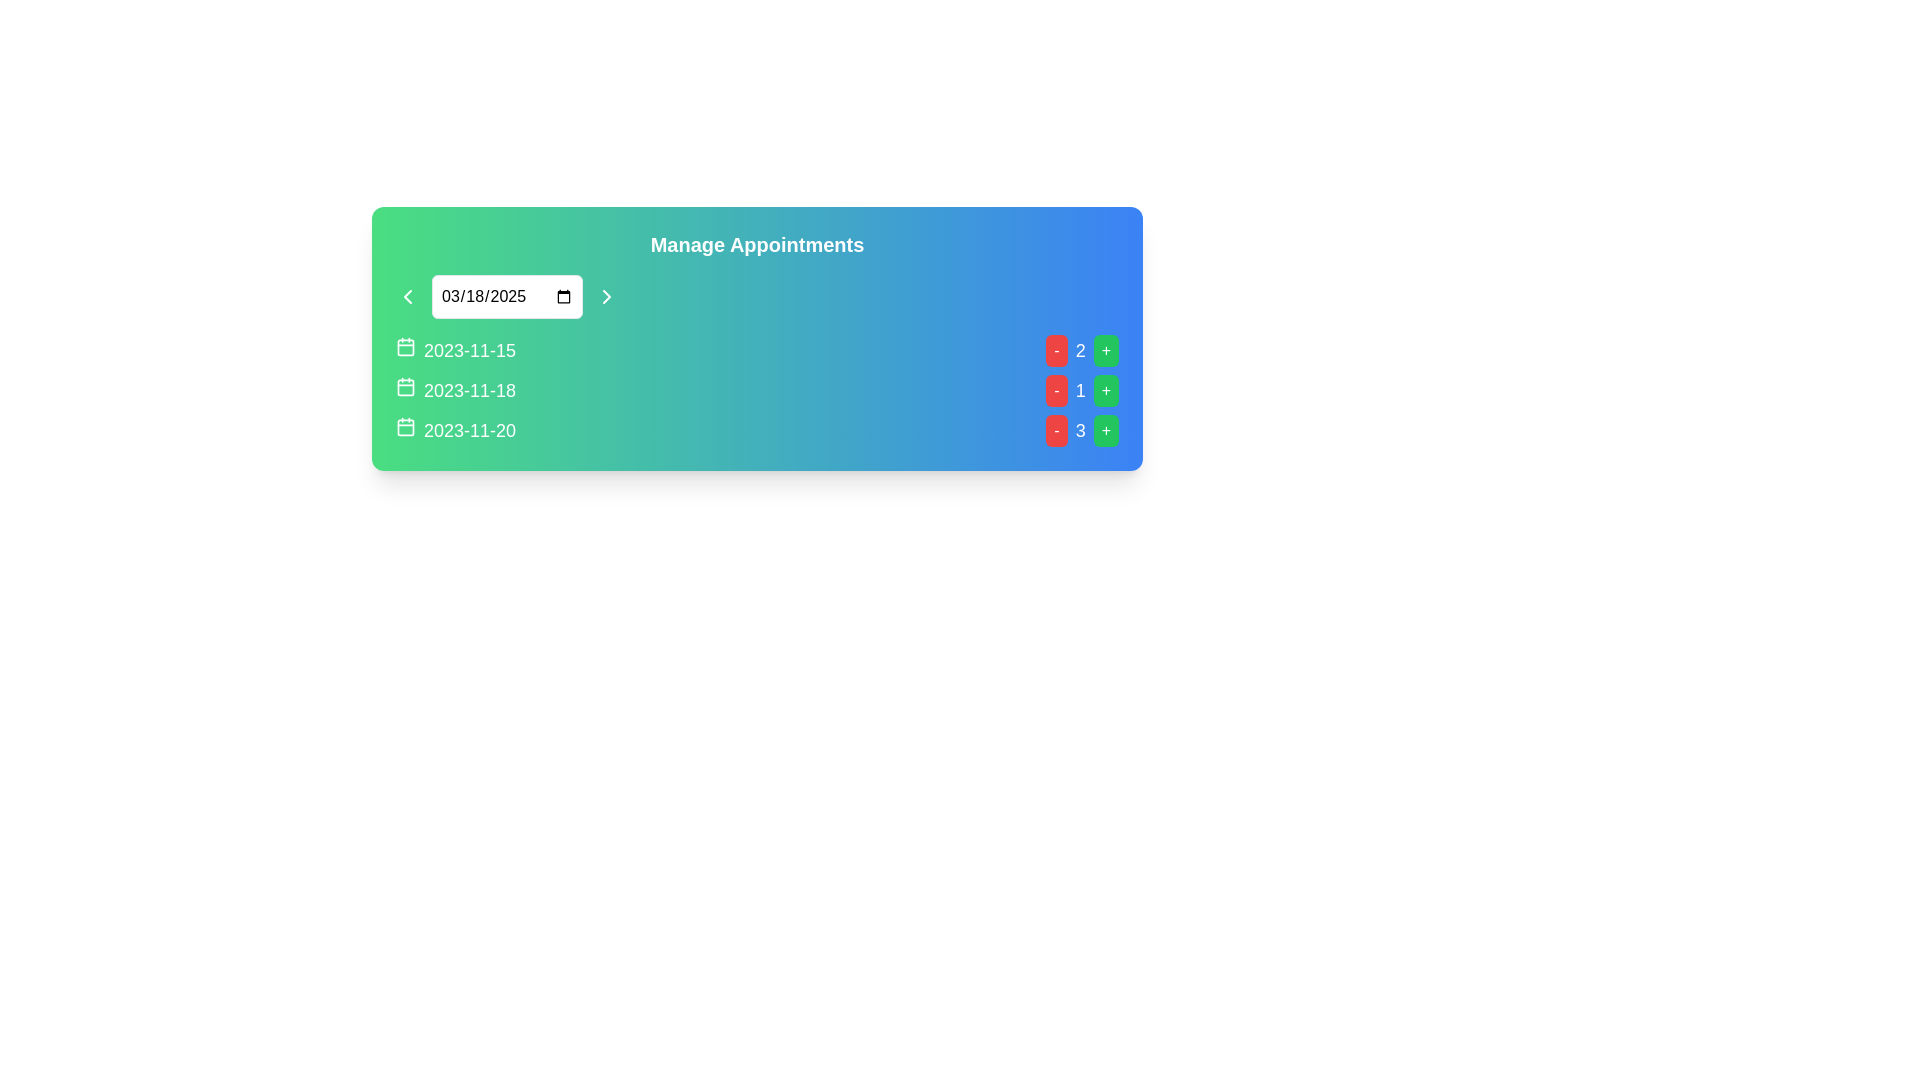 This screenshot has height=1080, width=1920. I want to click on the Text Label that serves as a header or title for the component, indicating the purpose of the section below it, so click(756, 244).